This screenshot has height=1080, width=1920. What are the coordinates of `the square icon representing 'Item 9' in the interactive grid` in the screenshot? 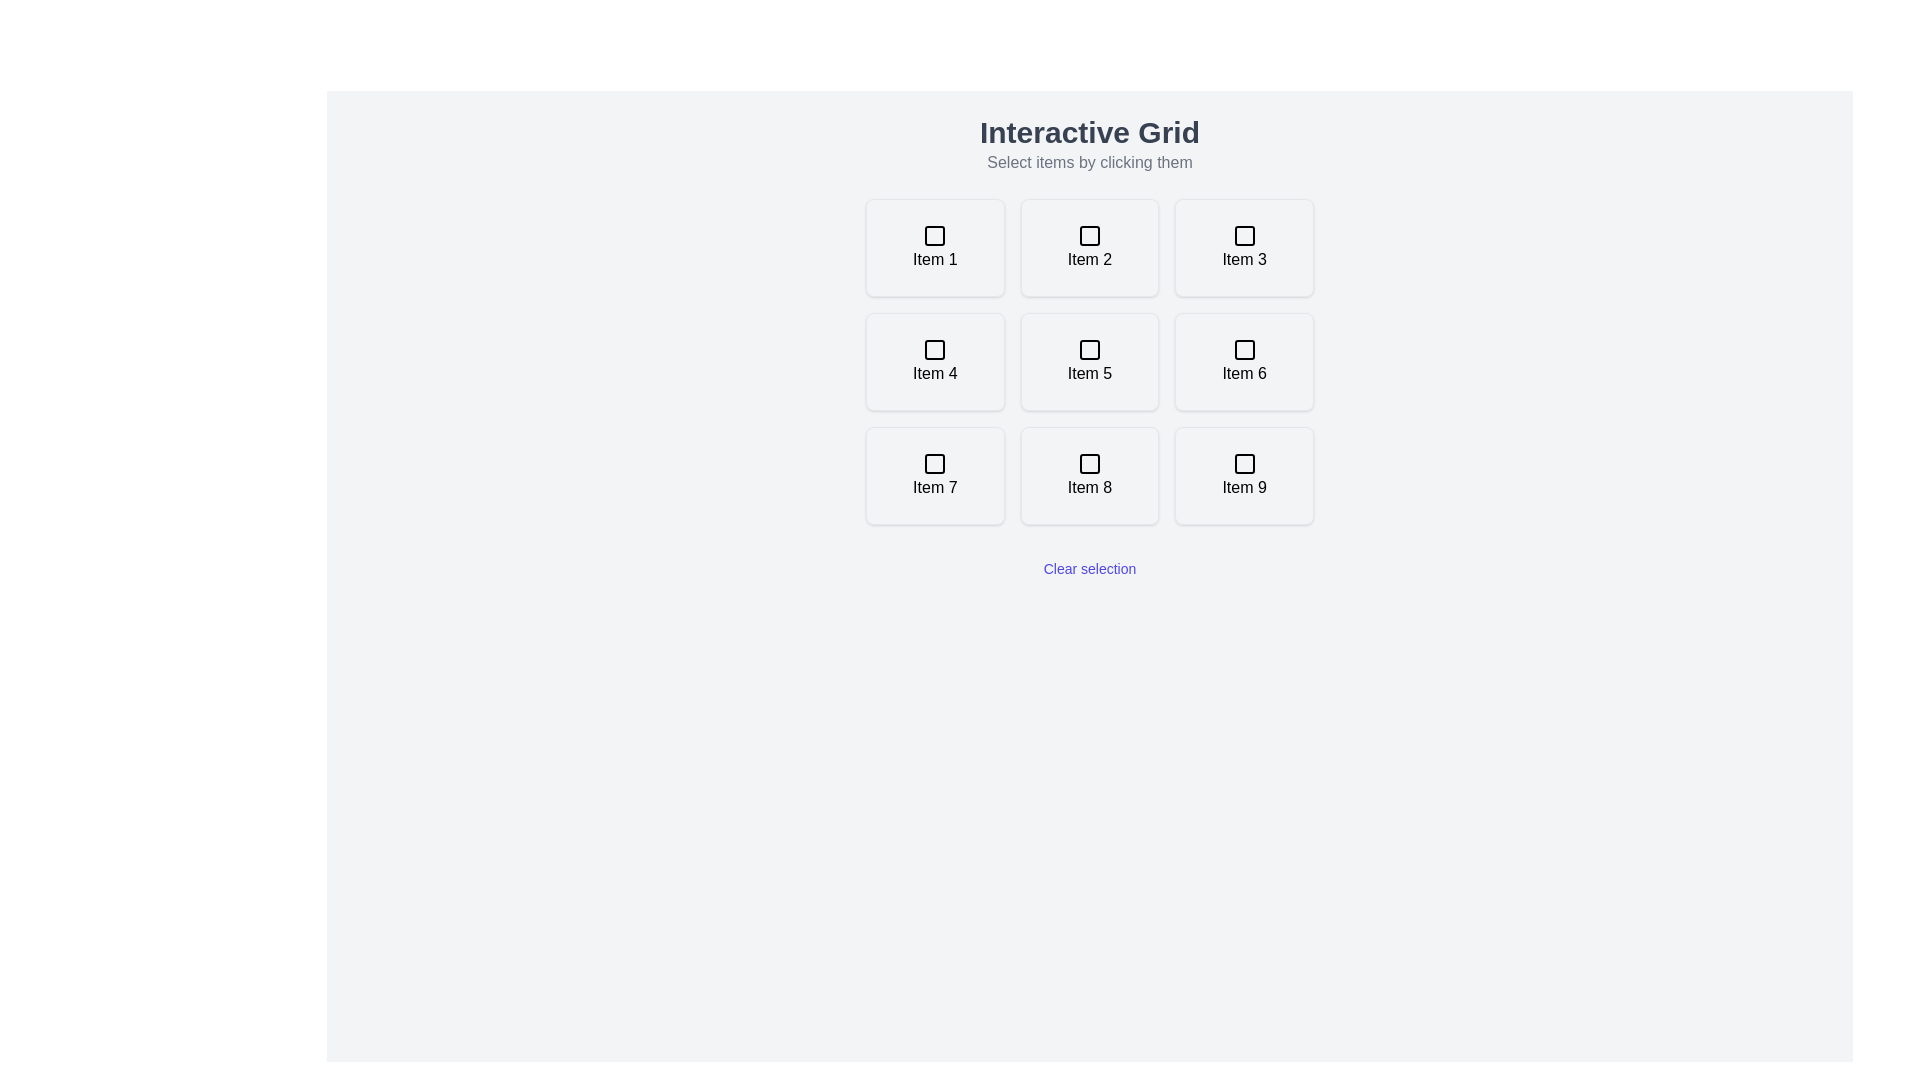 It's located at (1243, 463).